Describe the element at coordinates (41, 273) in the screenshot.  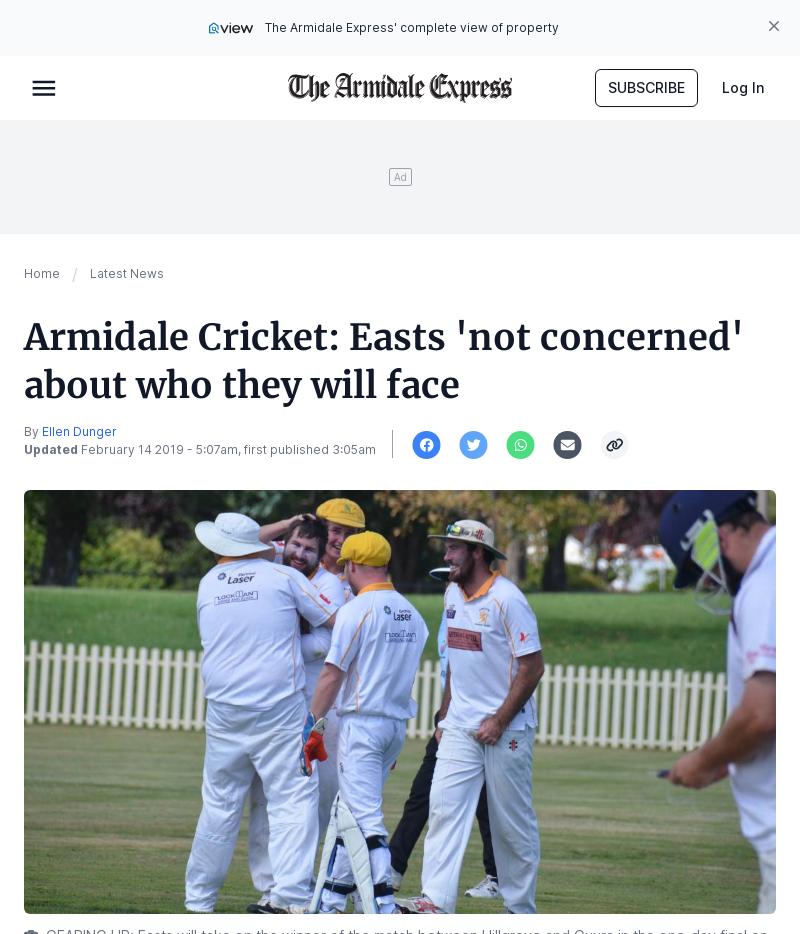
I see `'Home'` at that location.